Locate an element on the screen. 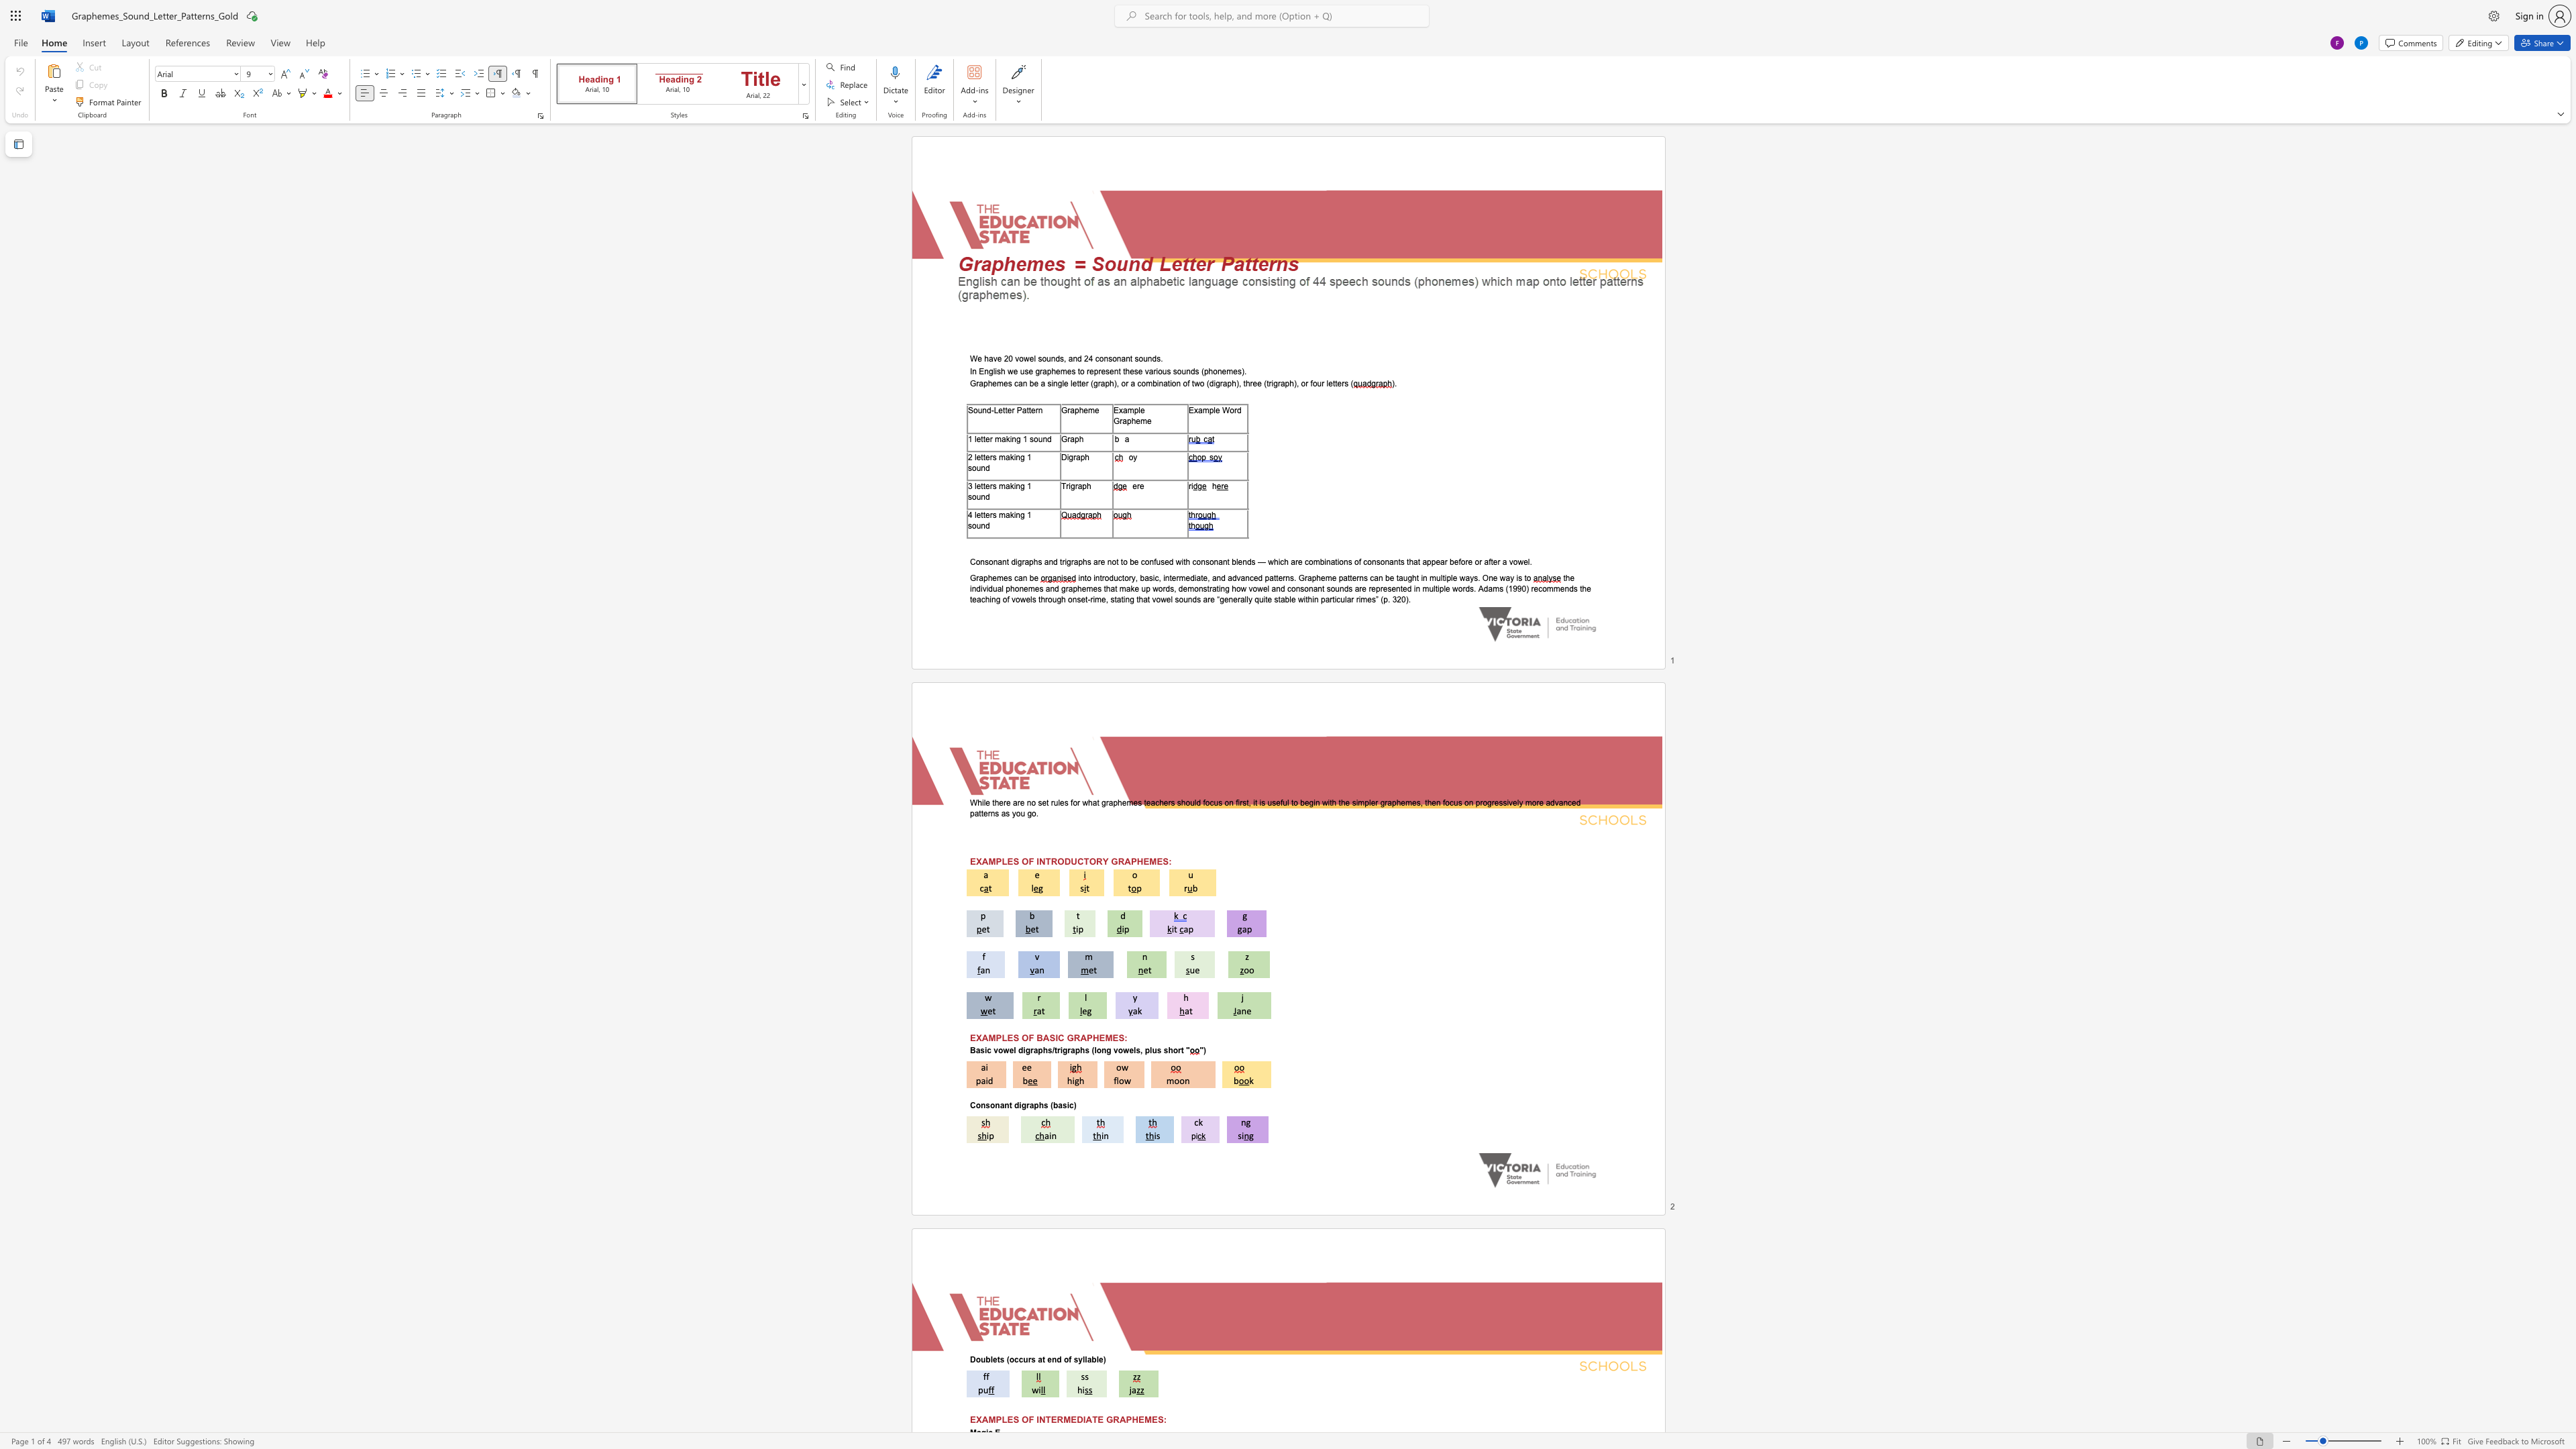  the subset text "sounds, and 24 consonant s" within the text "We have 20 vowel sounds, and 24 consonant sounds." is located at coordinates (1037, 358).